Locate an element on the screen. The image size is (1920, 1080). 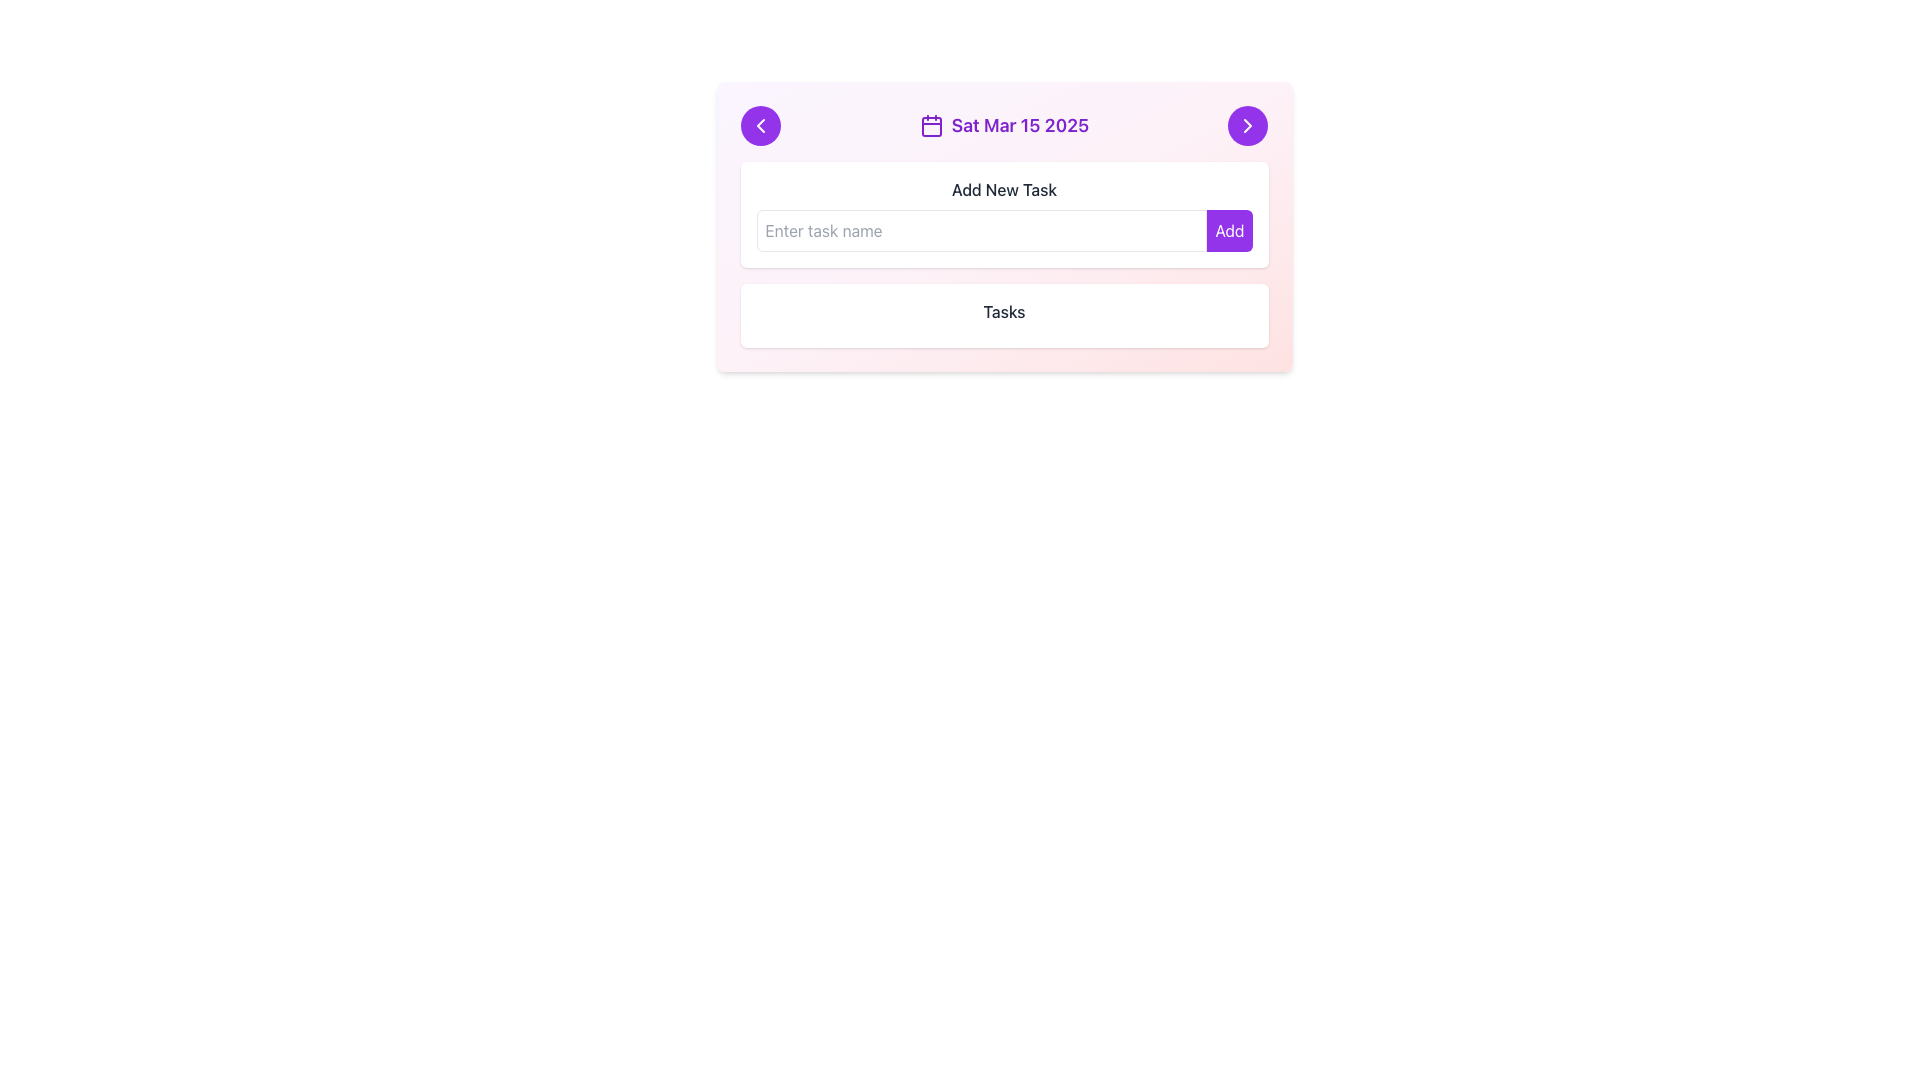
the text label displaying the date 'Sat Mar 15 2025' which is styled in bold purple and located next to the calendar icon in the top center of the card interface is located at coordinates (1020, 126).